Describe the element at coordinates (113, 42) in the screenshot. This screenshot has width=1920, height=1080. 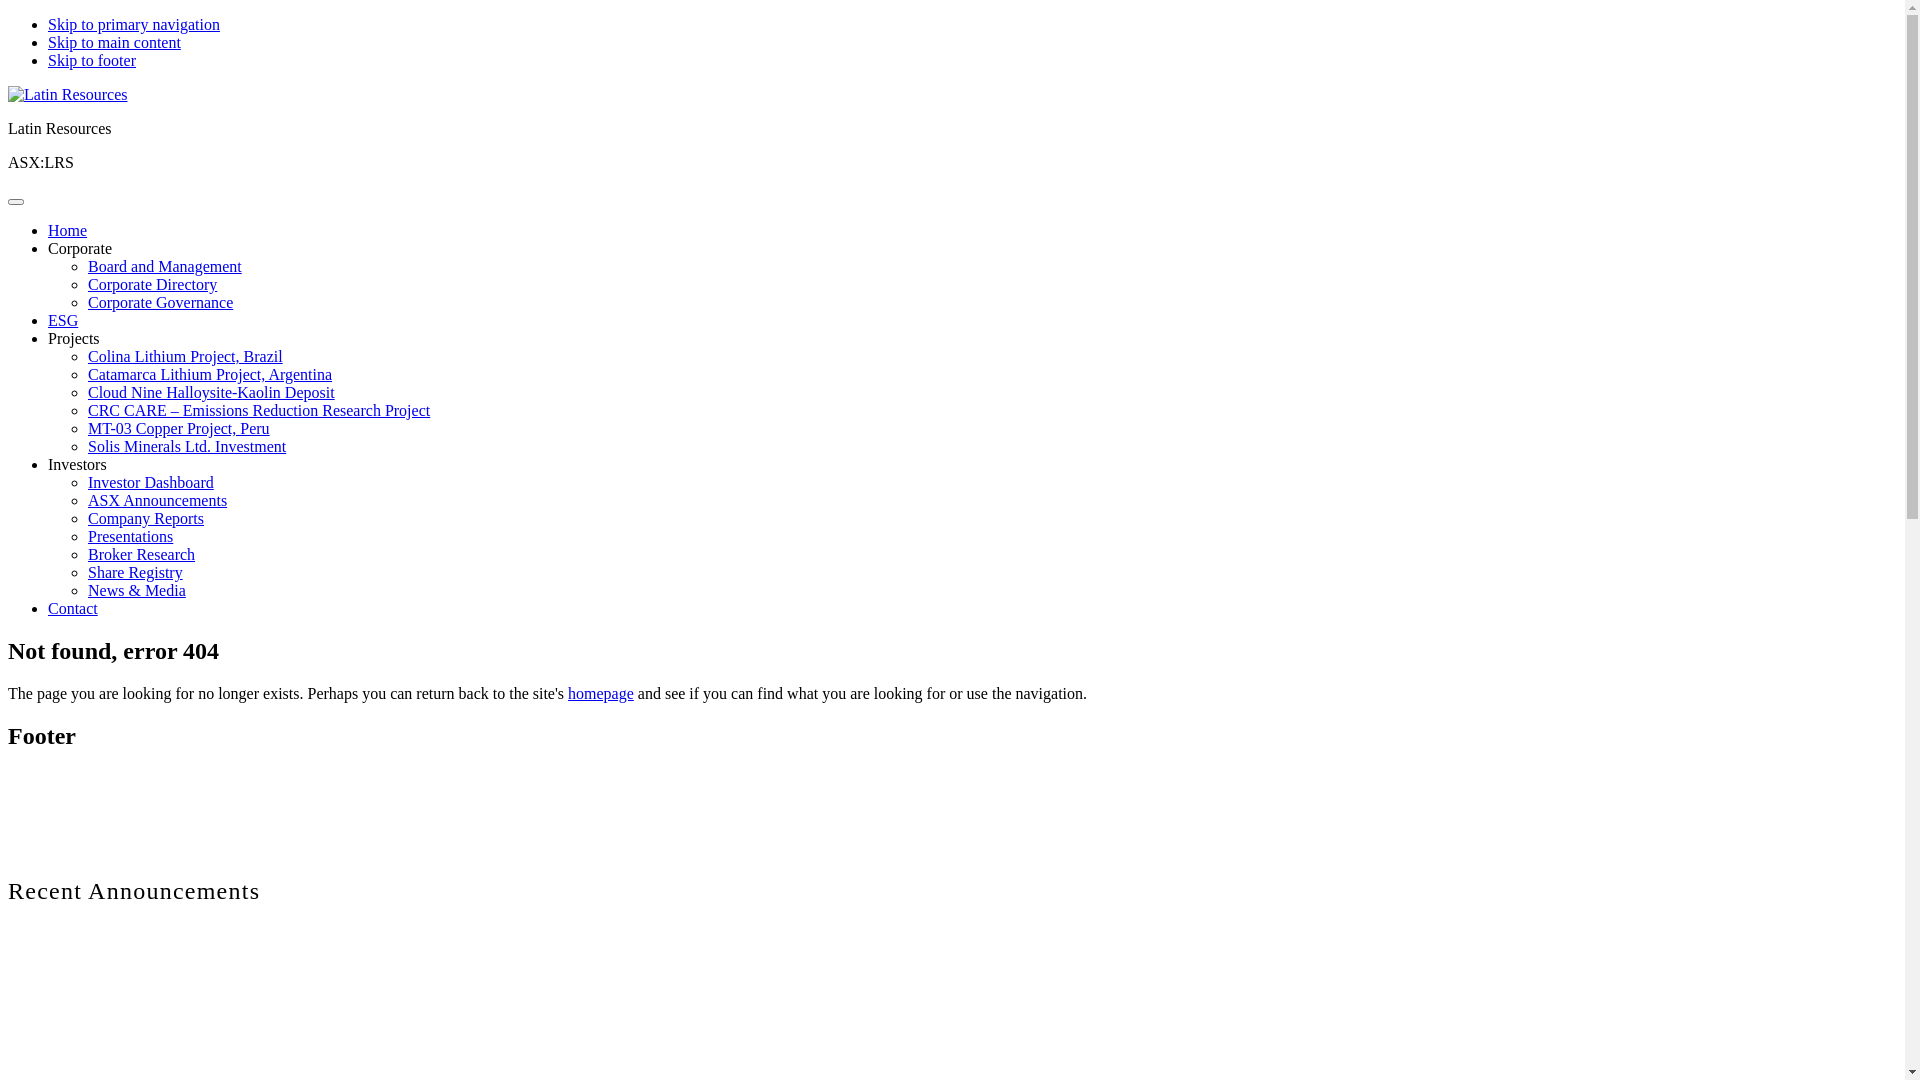
I see `'Skip to main content'` at that location.